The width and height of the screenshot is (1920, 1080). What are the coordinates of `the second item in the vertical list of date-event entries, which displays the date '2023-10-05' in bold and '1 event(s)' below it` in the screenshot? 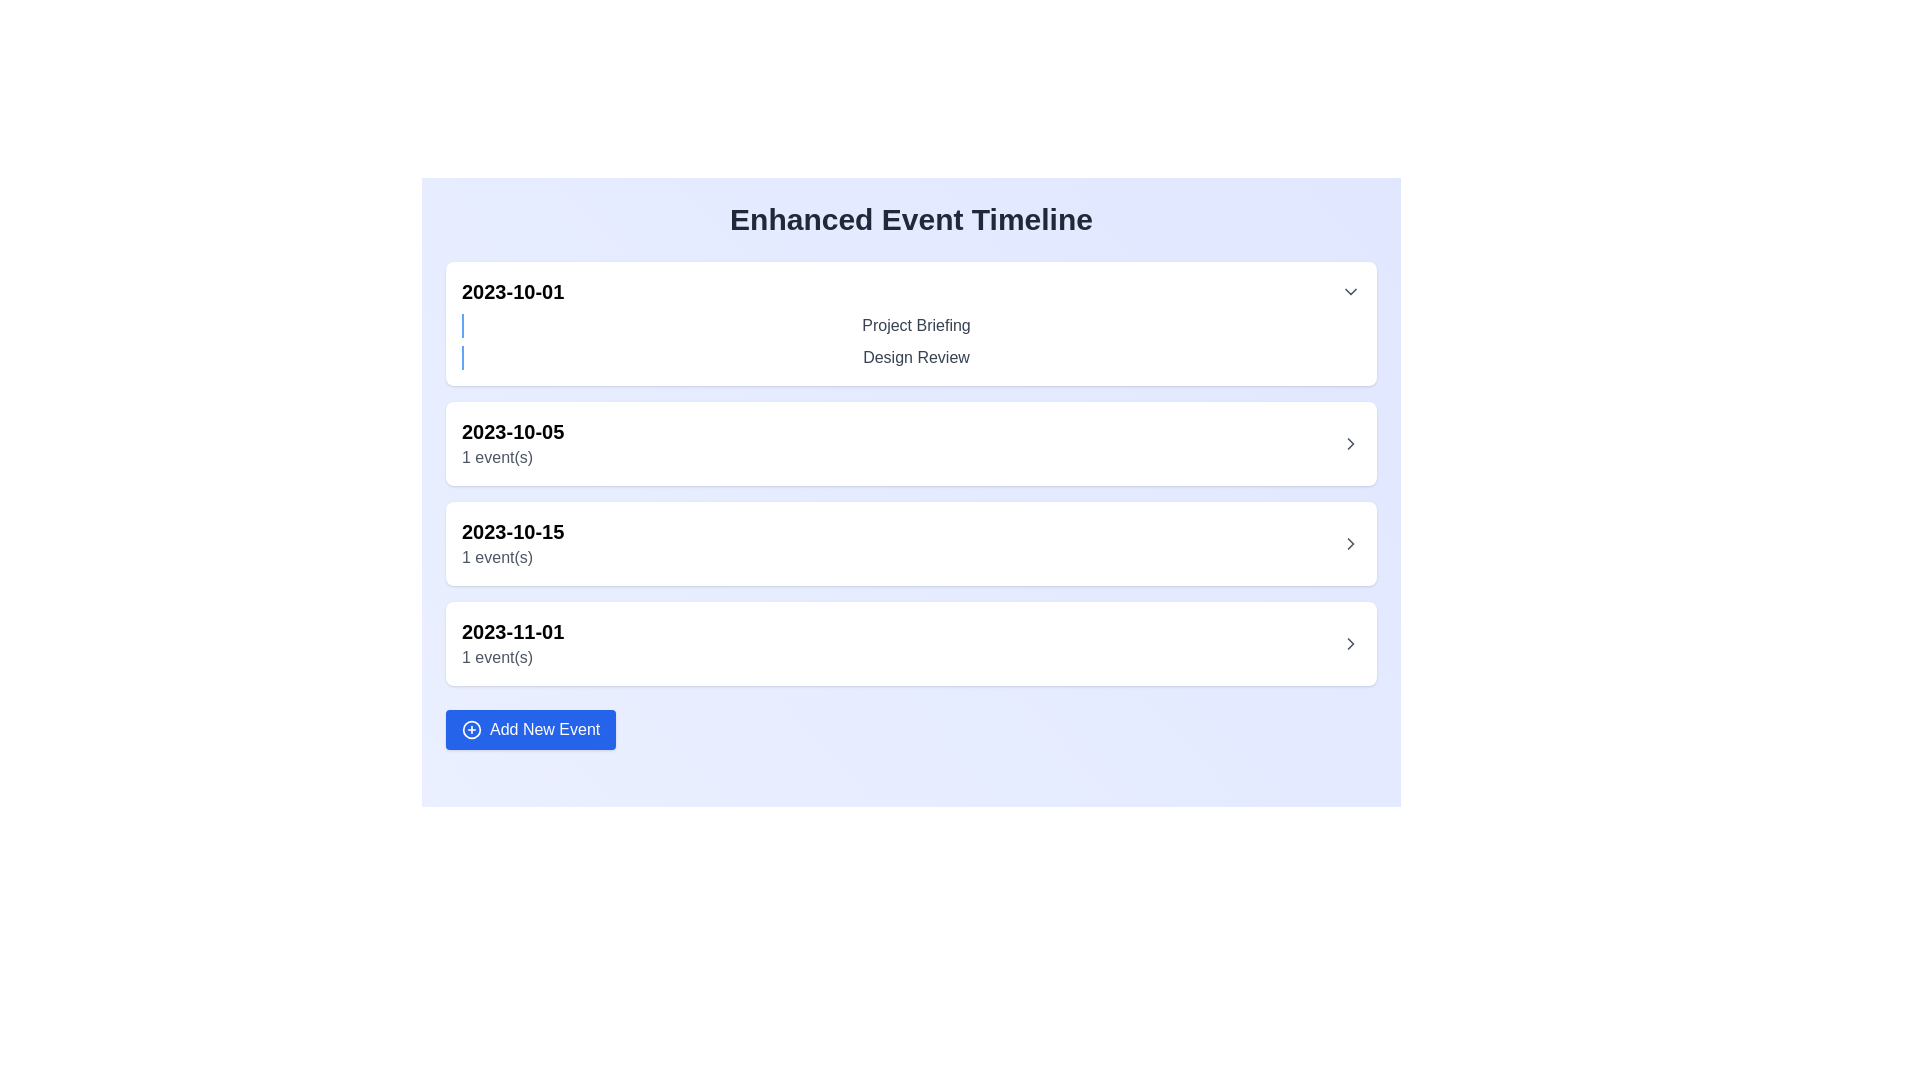 It's located at (910, 442).